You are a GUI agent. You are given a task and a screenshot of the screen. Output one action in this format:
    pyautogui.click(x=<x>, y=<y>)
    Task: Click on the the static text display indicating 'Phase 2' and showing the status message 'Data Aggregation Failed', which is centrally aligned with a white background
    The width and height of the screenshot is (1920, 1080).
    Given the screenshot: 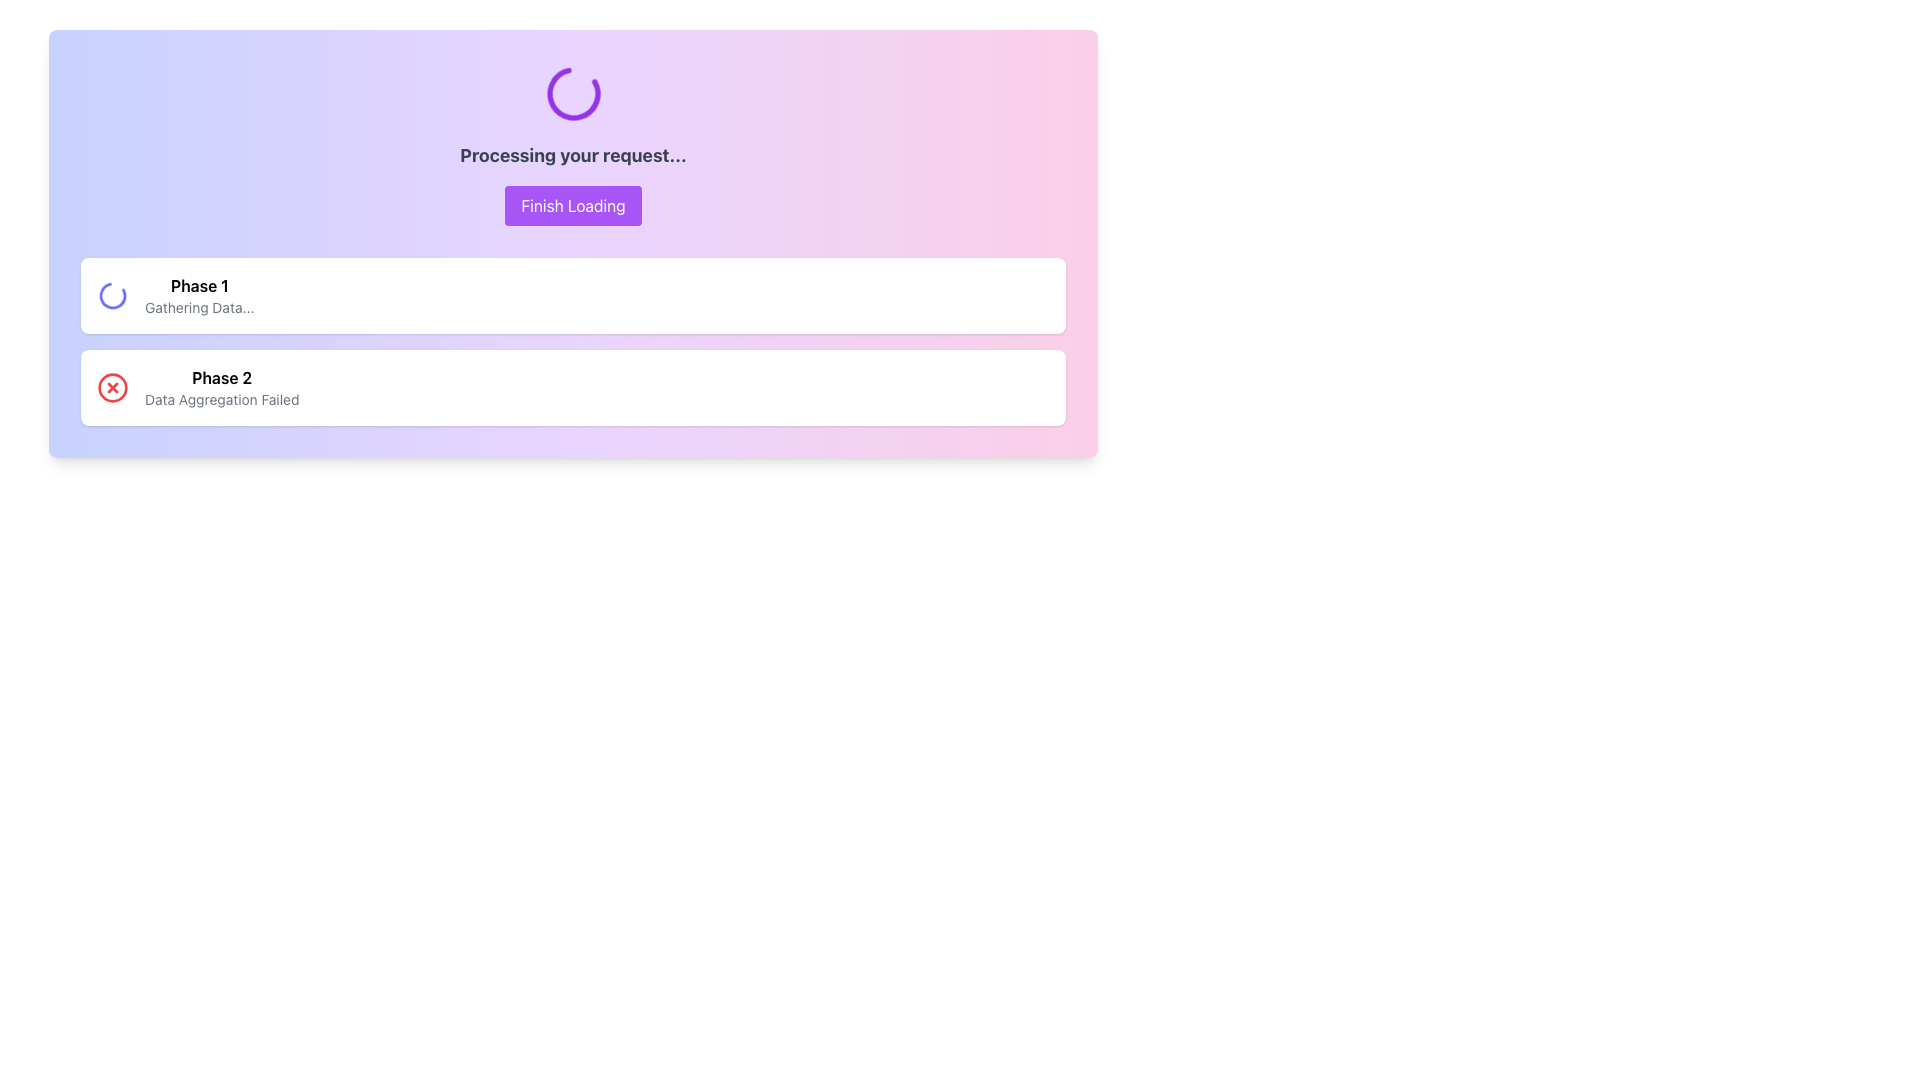 What is the action you would take?
    pyautogui.click(x=222, y=388)
    